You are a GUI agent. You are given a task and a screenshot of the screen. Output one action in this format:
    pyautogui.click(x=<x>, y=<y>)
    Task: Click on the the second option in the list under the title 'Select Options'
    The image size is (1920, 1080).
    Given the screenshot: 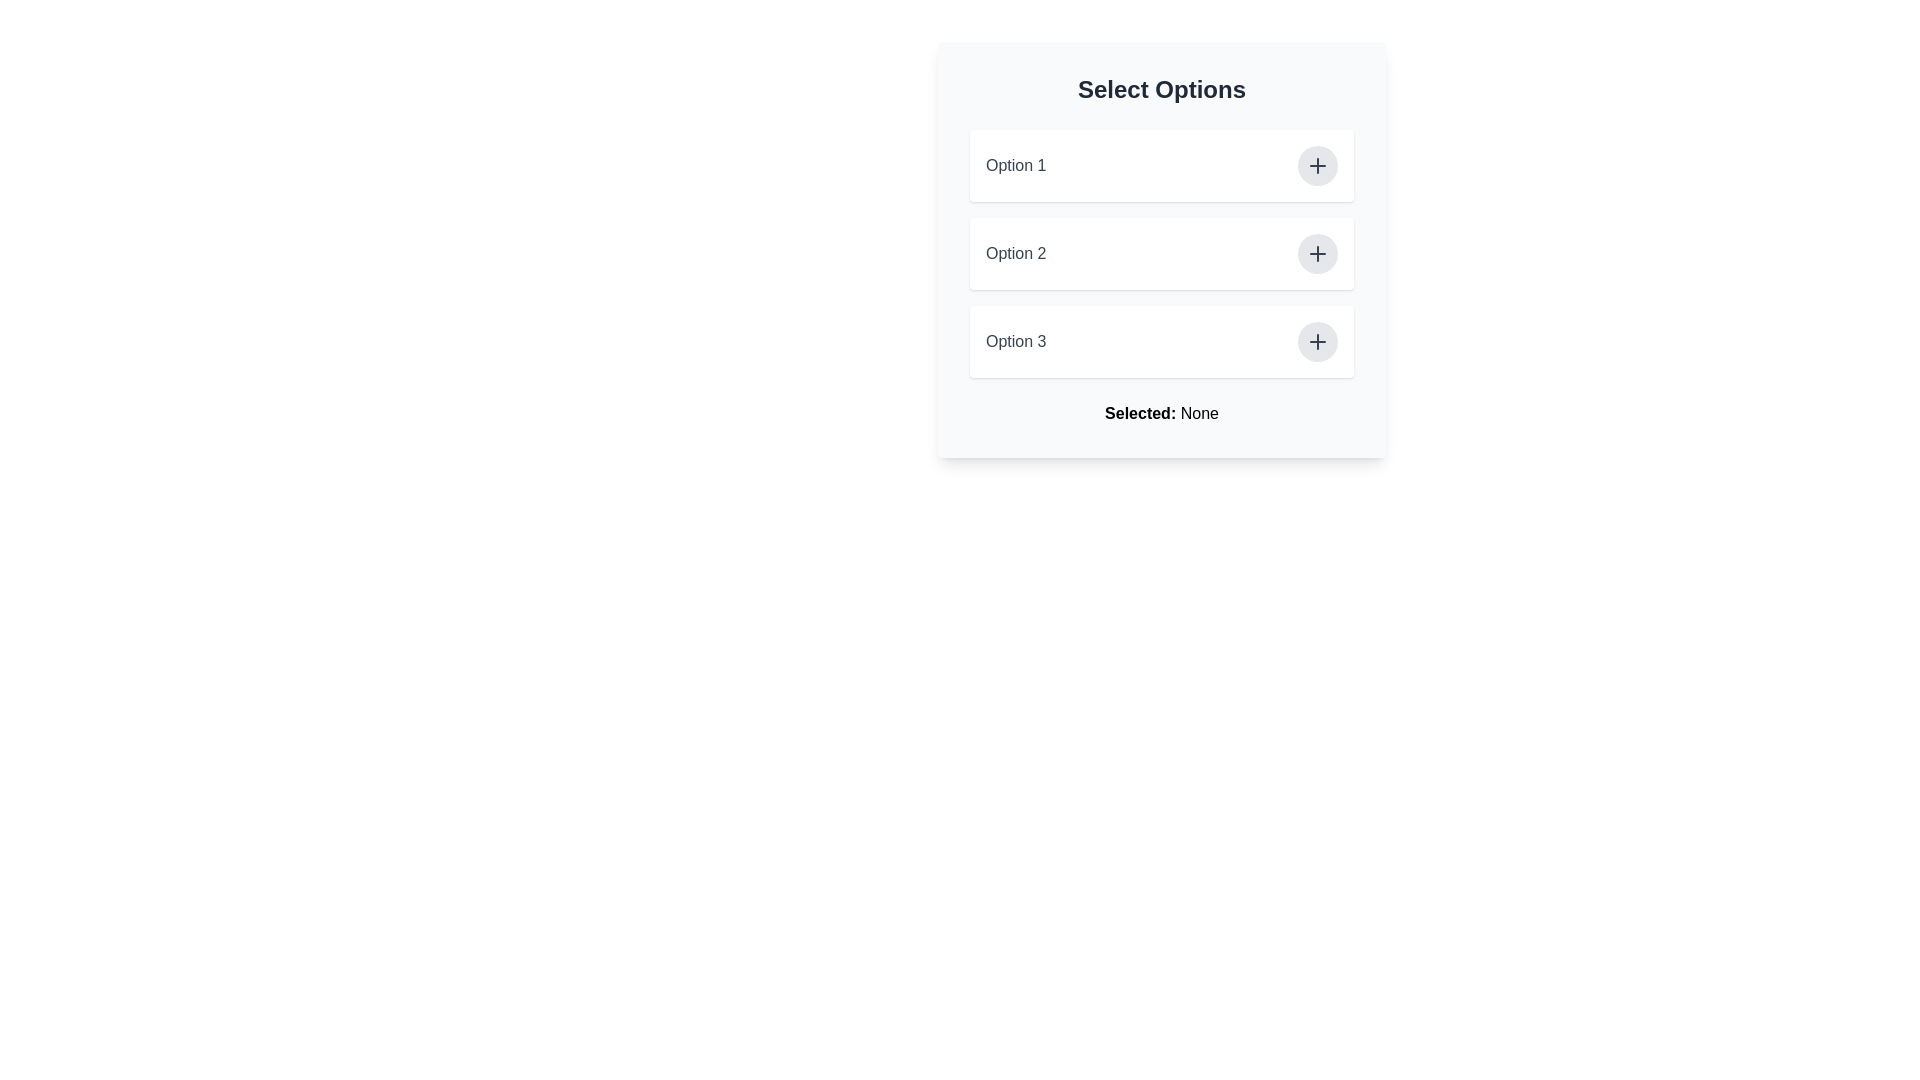 What is the action you would take?
    pyautogui.click(x=1161, y=253)
    